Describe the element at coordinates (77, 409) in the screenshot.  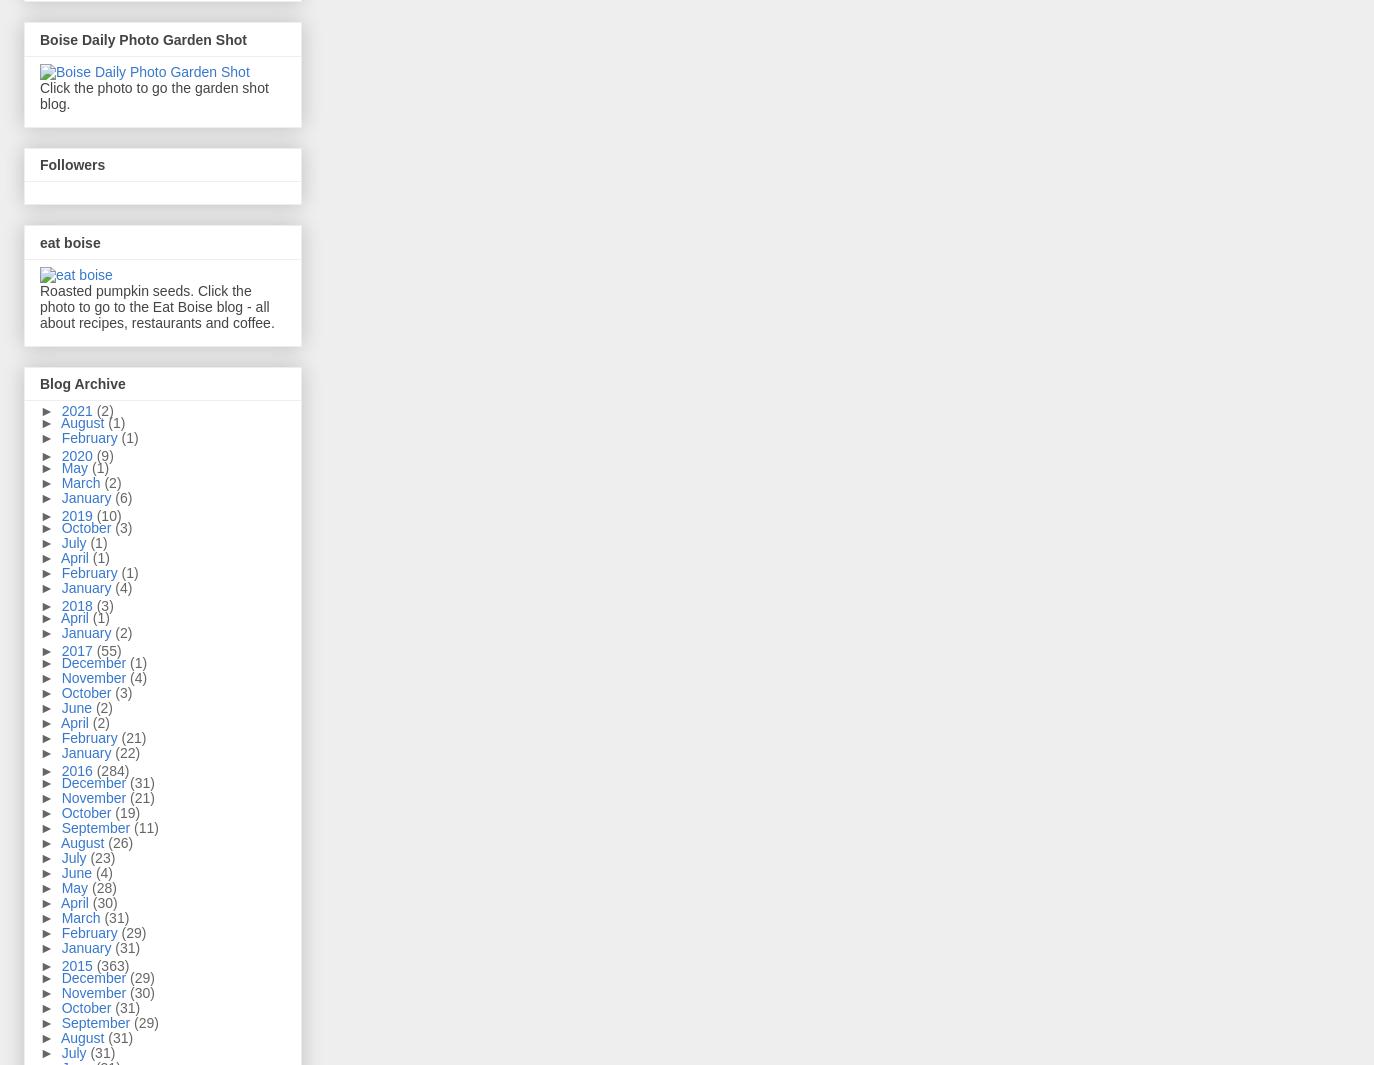
I see `'2021'` at that location.